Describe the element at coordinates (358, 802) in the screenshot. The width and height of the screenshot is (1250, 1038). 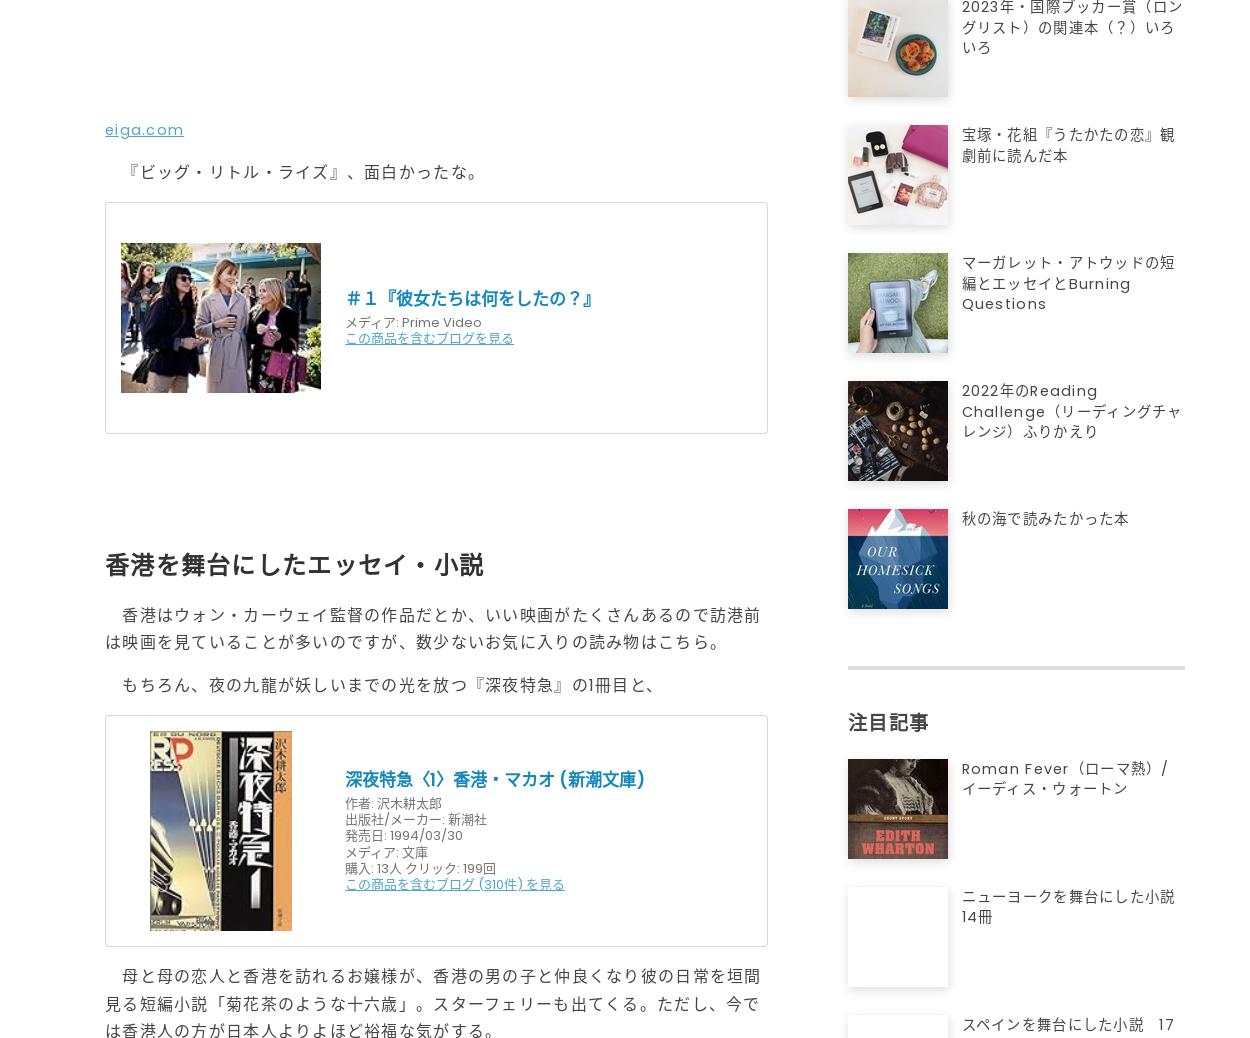
I see `'作者:'` at that location.